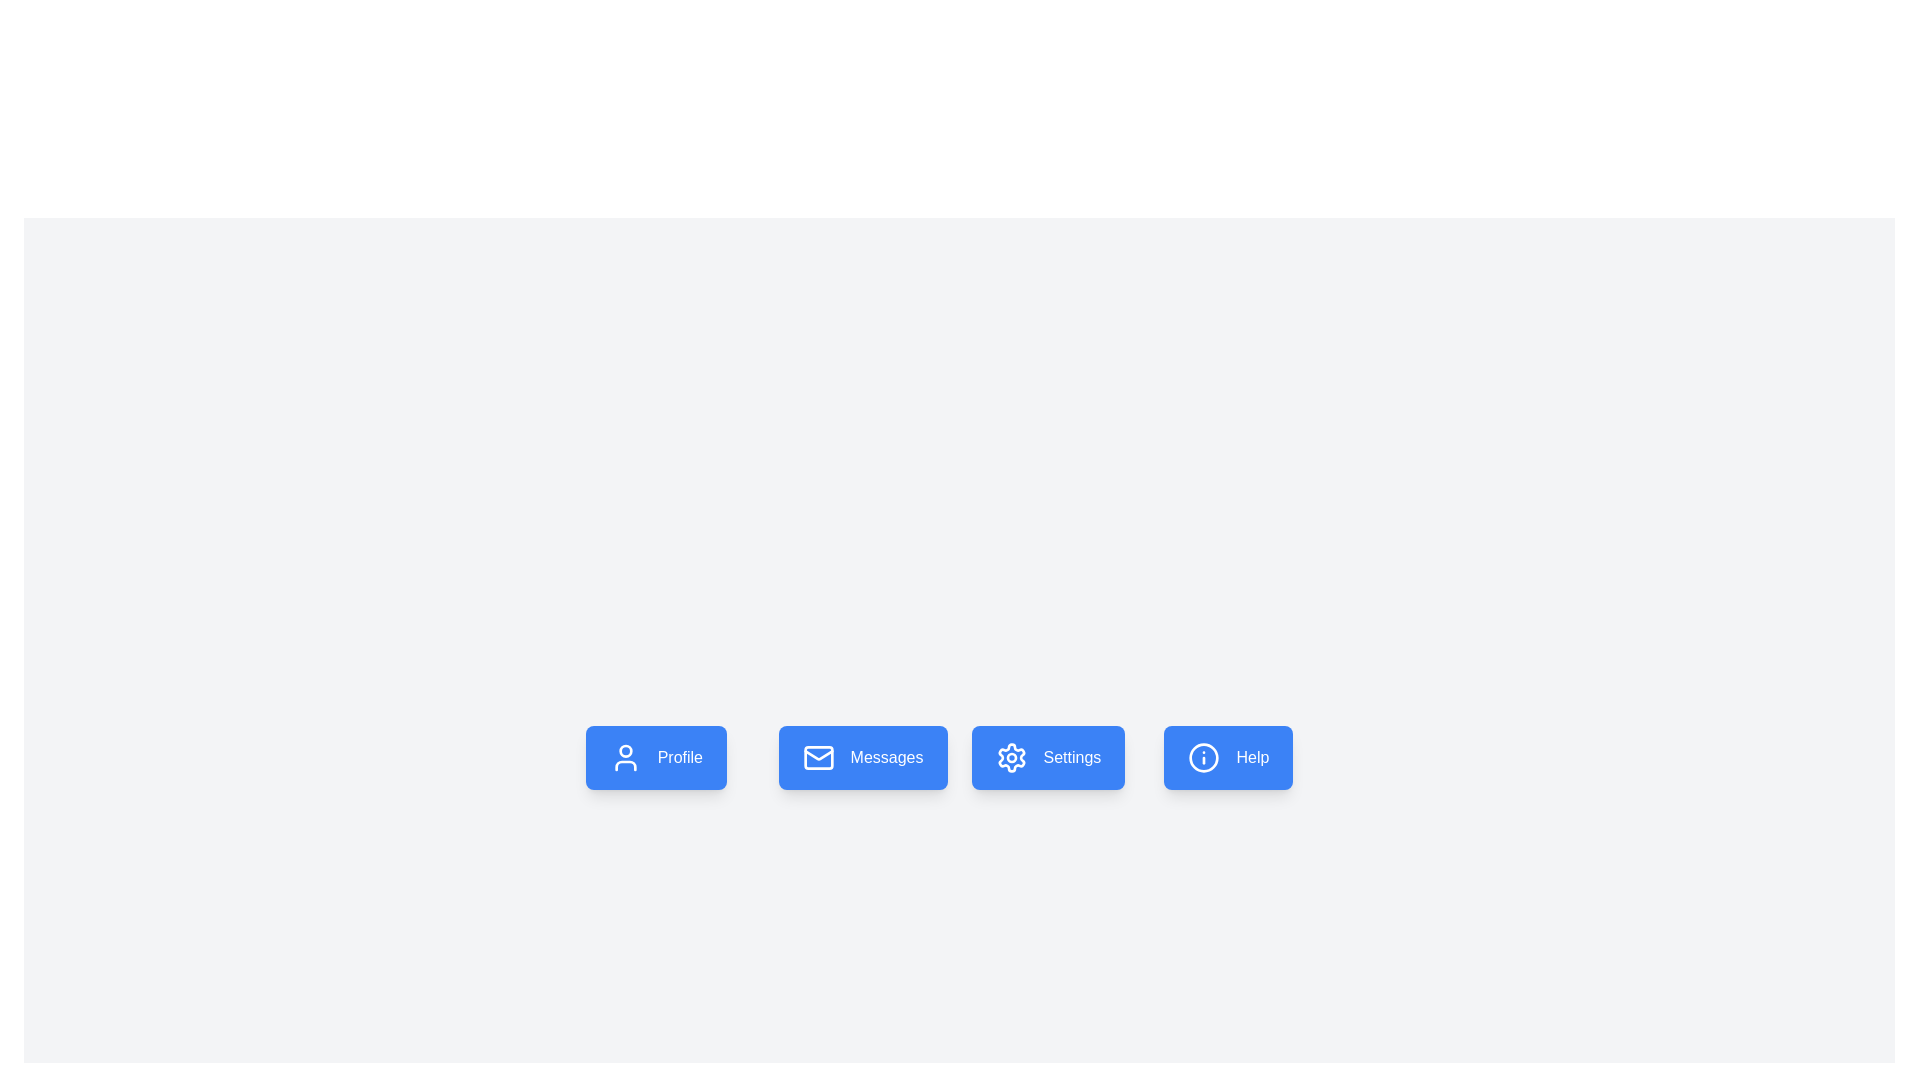 The width and height of the screenshot is (1920, 1080). Describe the element at coordinates (670, 758) in the screenshot. I see `the 'Profile' button, which is a blue rectangular button with a user figure icon and white text` at that location.